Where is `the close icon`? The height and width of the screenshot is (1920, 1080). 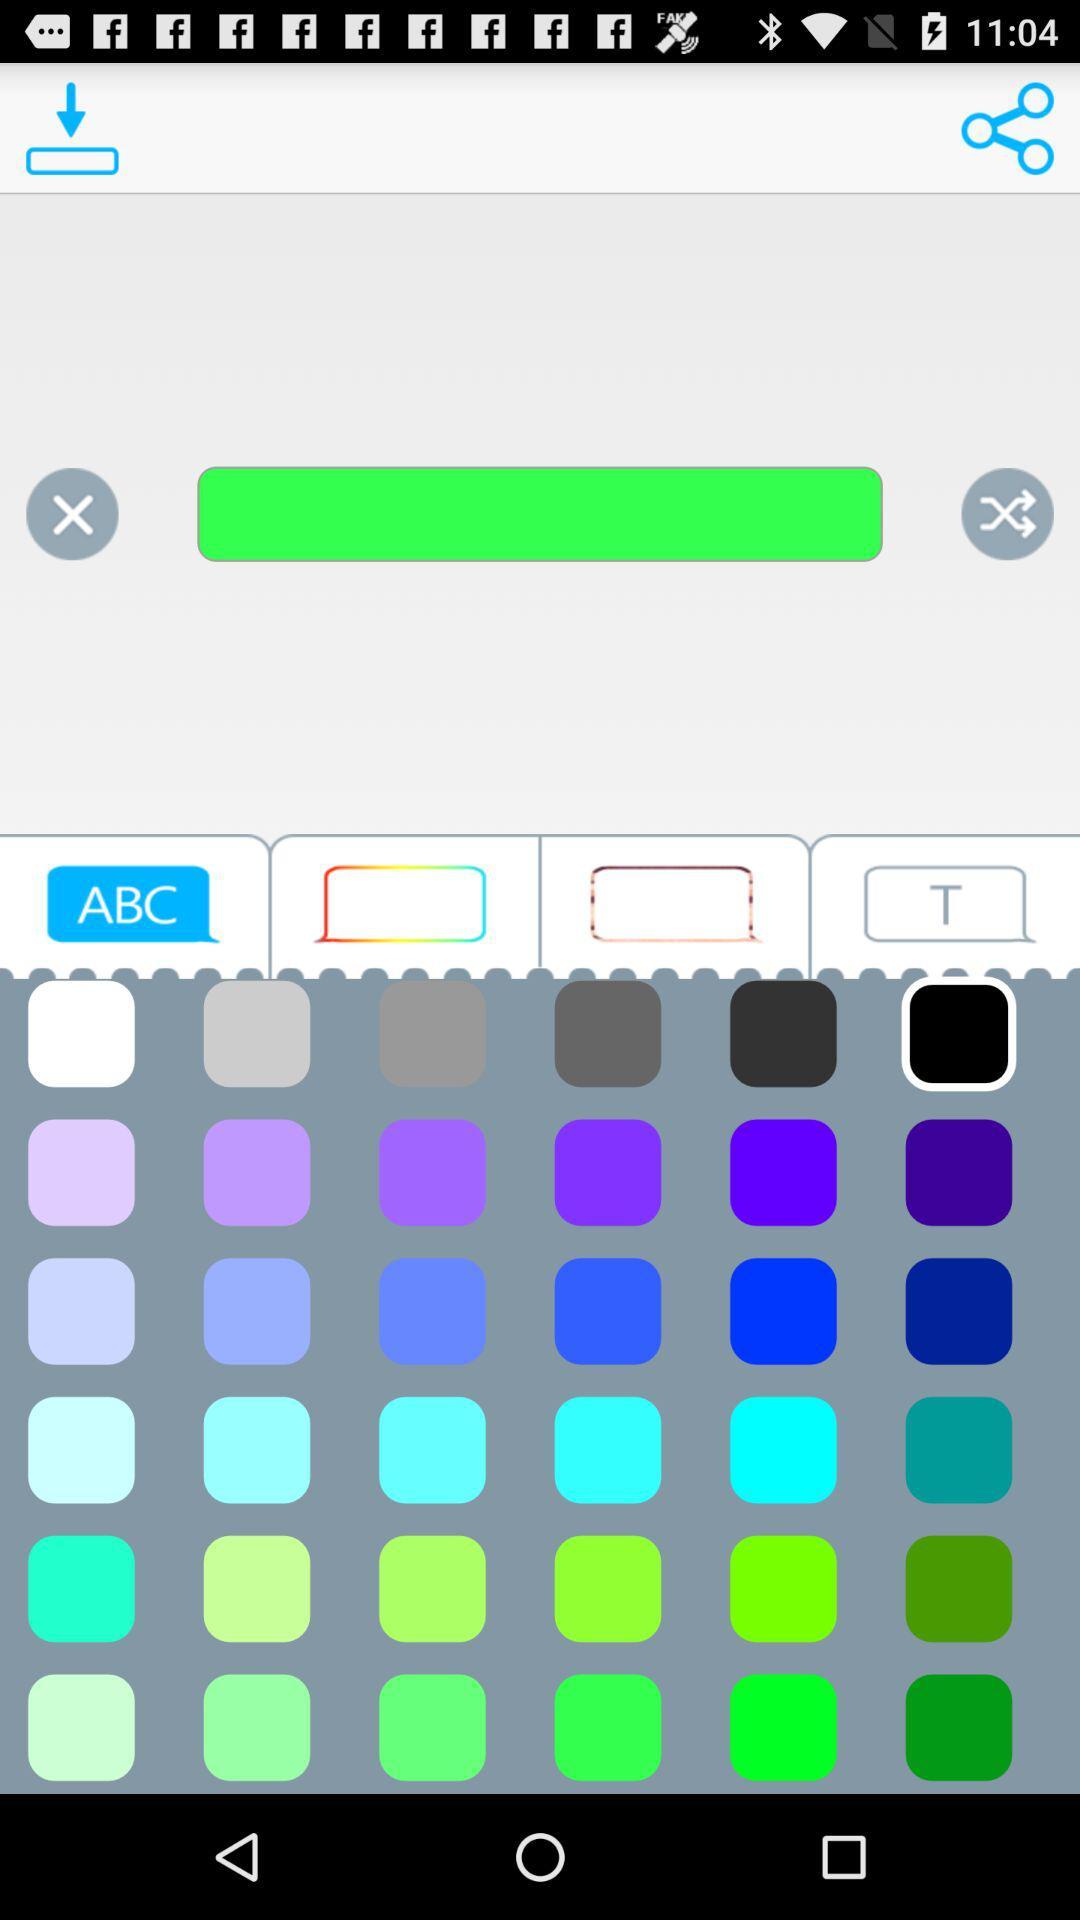 the close icon is located at coordinates (71, 550).